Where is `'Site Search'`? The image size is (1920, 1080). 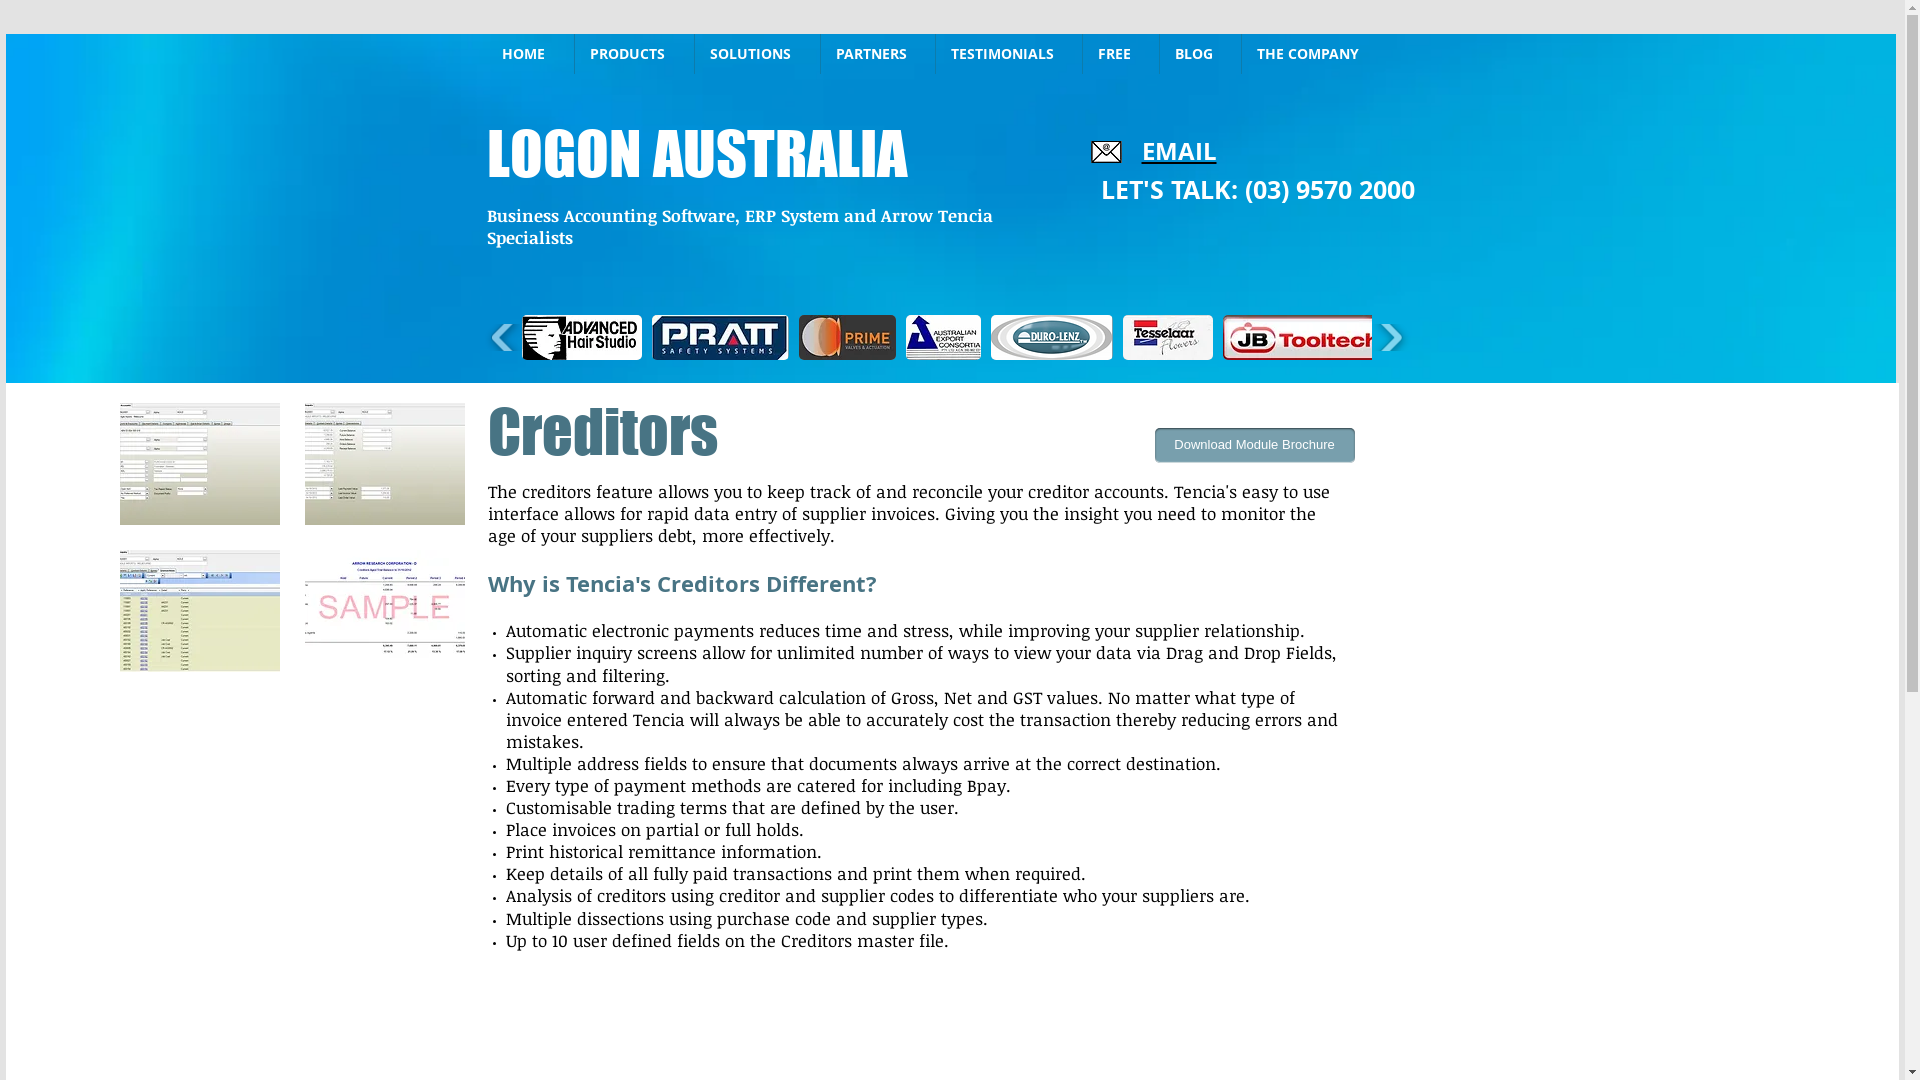
'Site Search' is located at coordinates (1492, 53).